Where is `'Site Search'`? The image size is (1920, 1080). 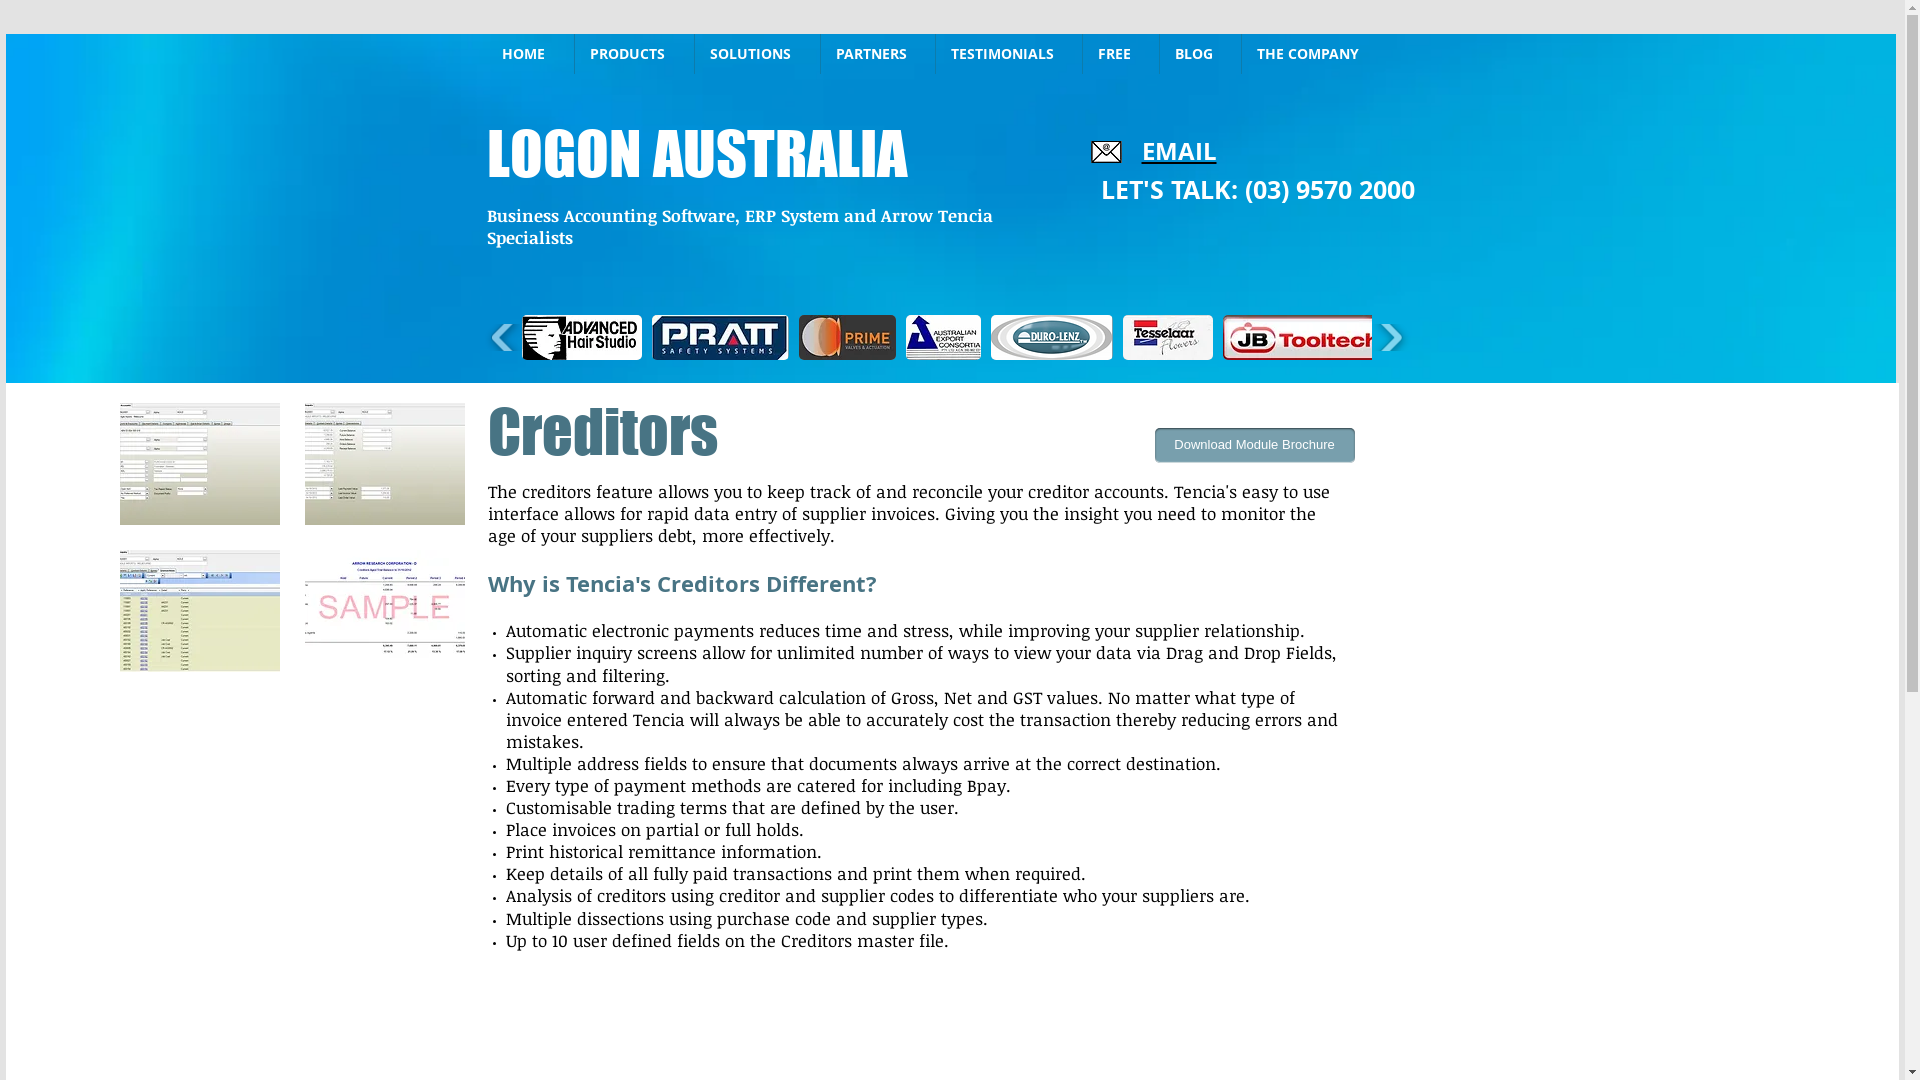
'Site Search' is located at coordinates (1492, 53).